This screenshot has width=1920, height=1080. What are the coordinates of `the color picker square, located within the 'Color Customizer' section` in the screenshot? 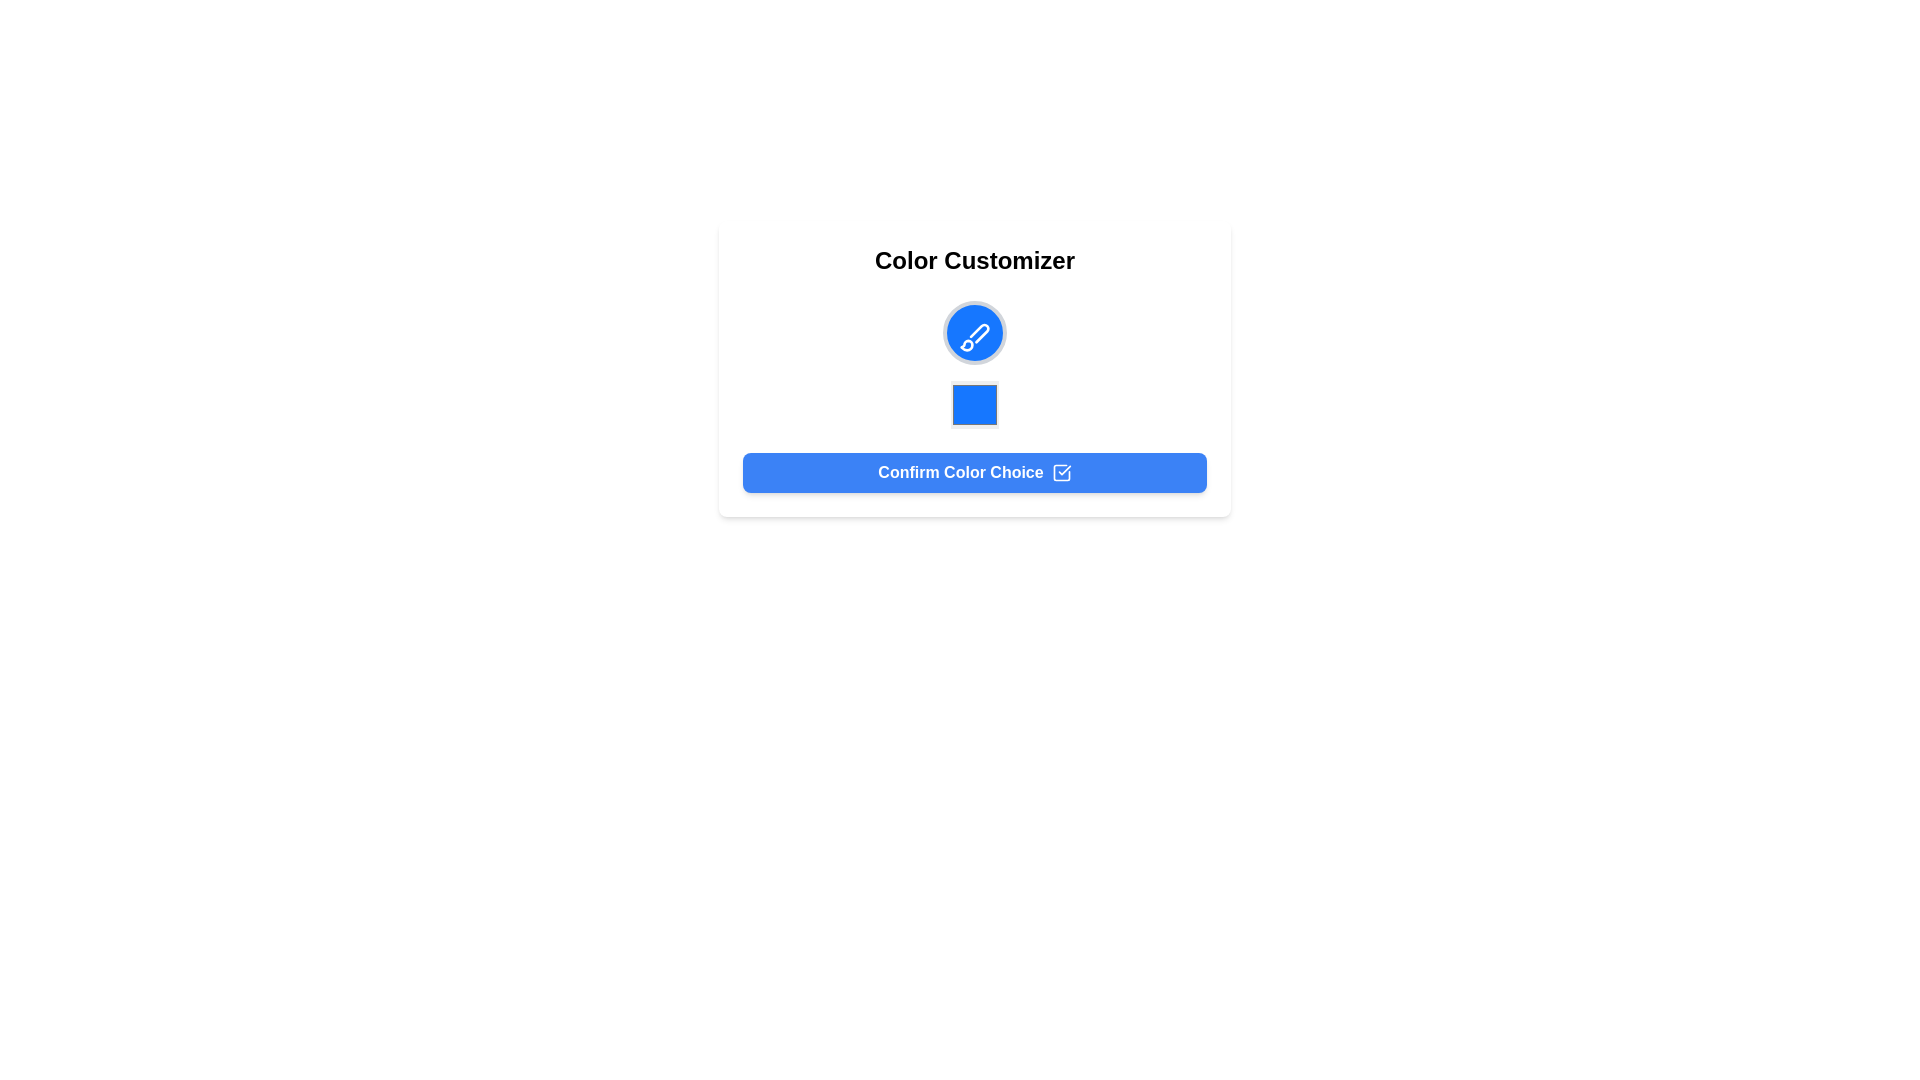 It's located at (974, 365).